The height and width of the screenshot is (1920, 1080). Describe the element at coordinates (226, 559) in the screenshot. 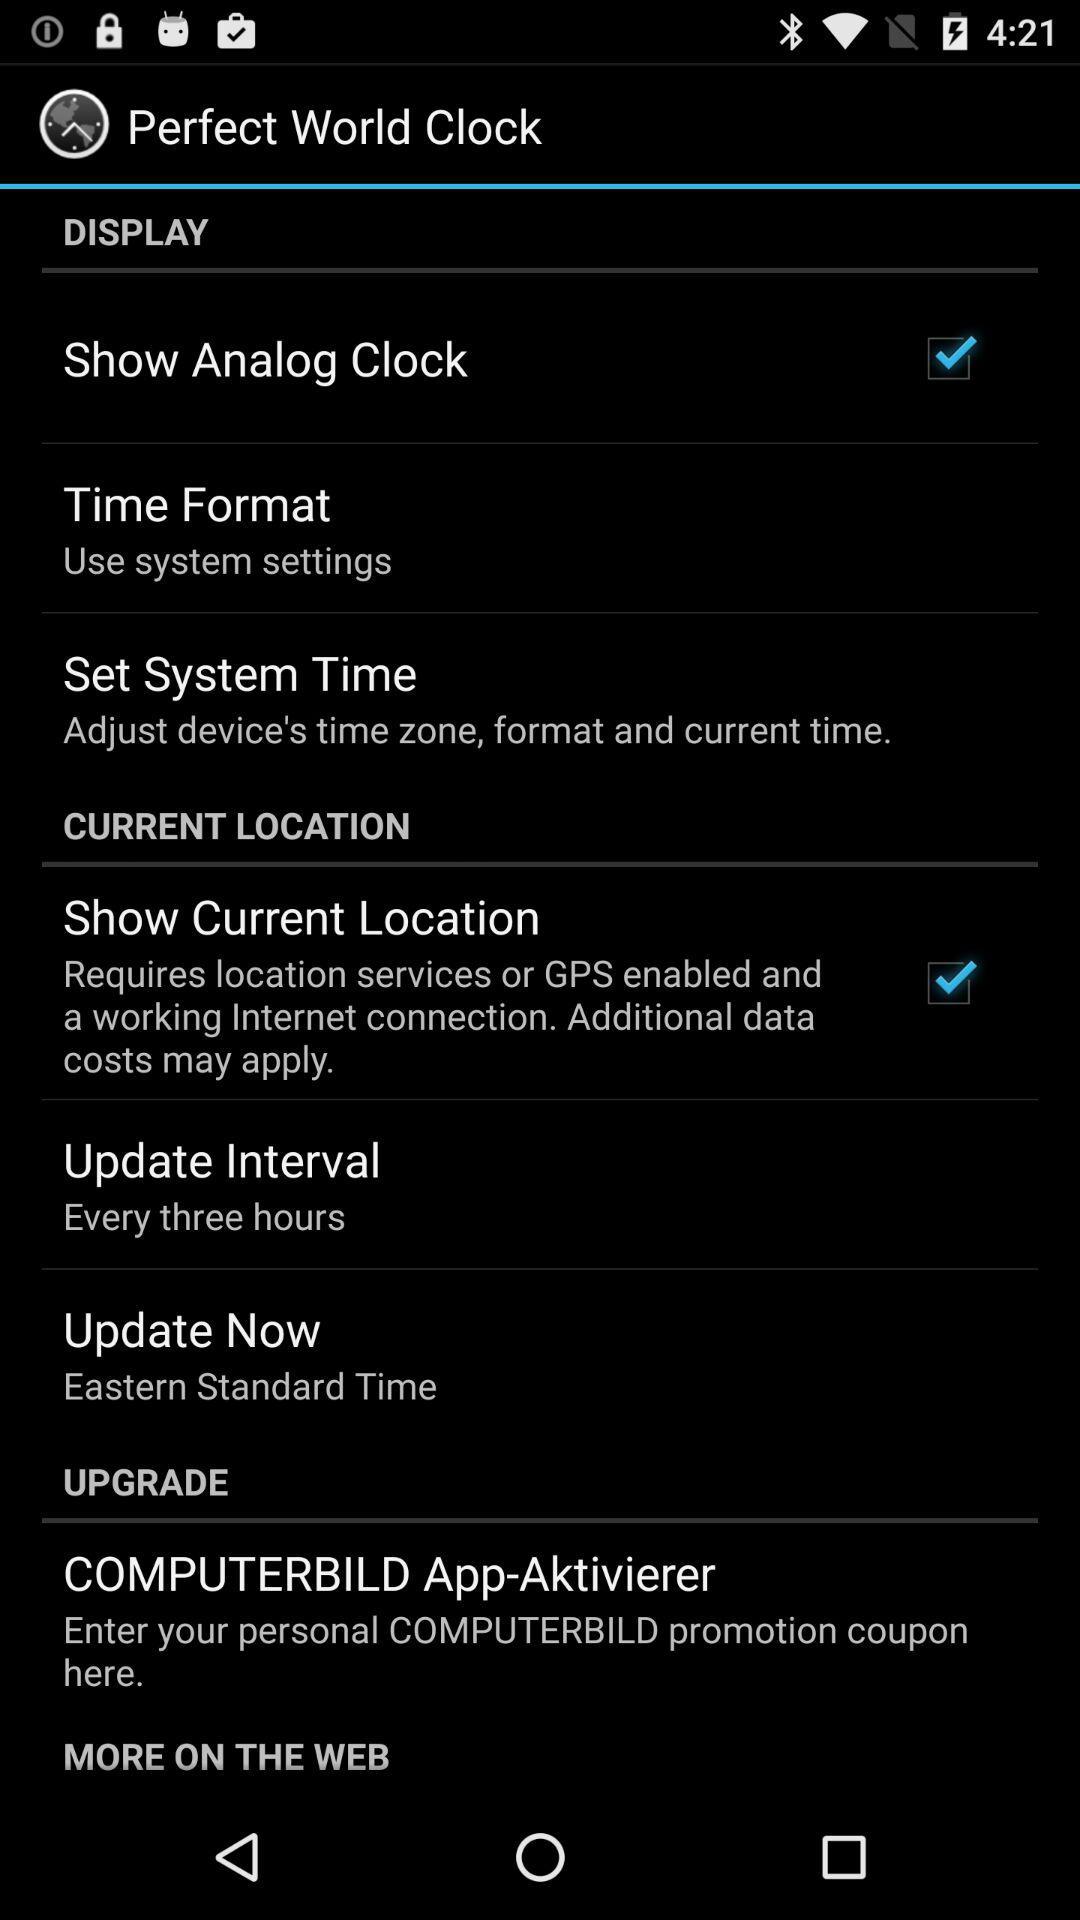

I see `the item above set system time item` at that location.